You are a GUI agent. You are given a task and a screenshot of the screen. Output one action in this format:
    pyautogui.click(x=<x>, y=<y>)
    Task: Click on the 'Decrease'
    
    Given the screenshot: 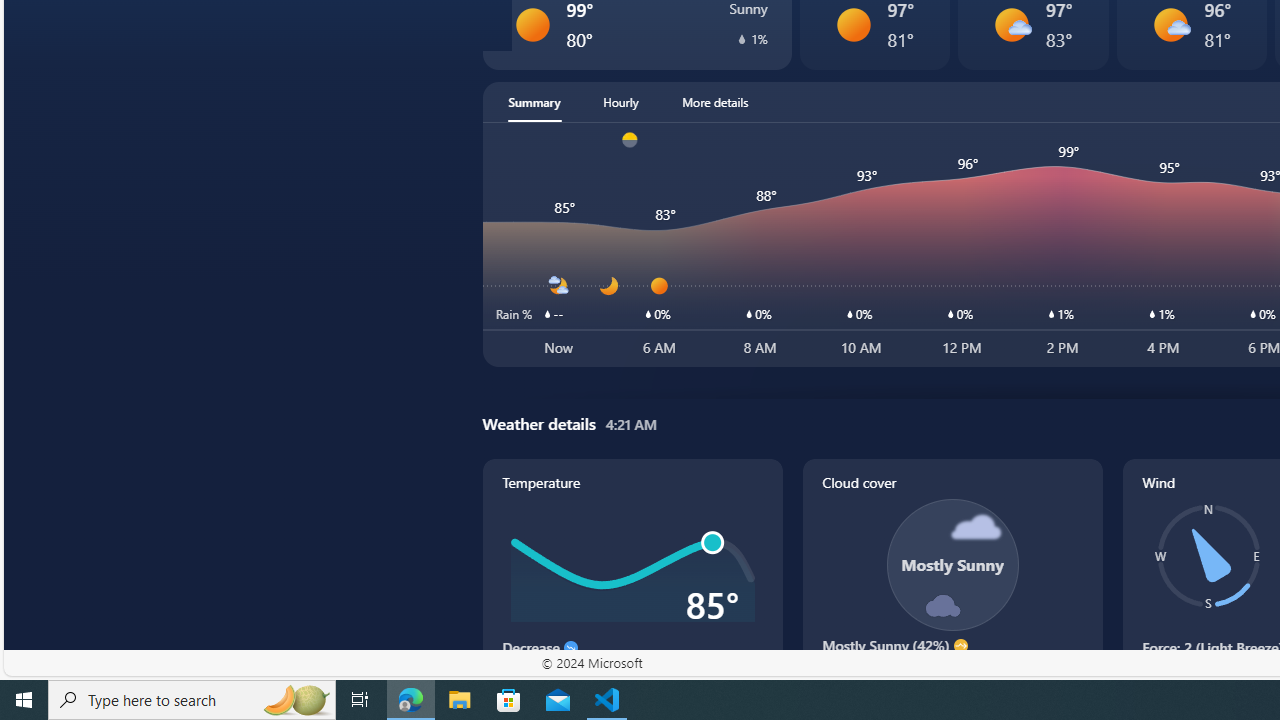 What is the action you would take?
    pyautogui.click(x=569, y=648)
    